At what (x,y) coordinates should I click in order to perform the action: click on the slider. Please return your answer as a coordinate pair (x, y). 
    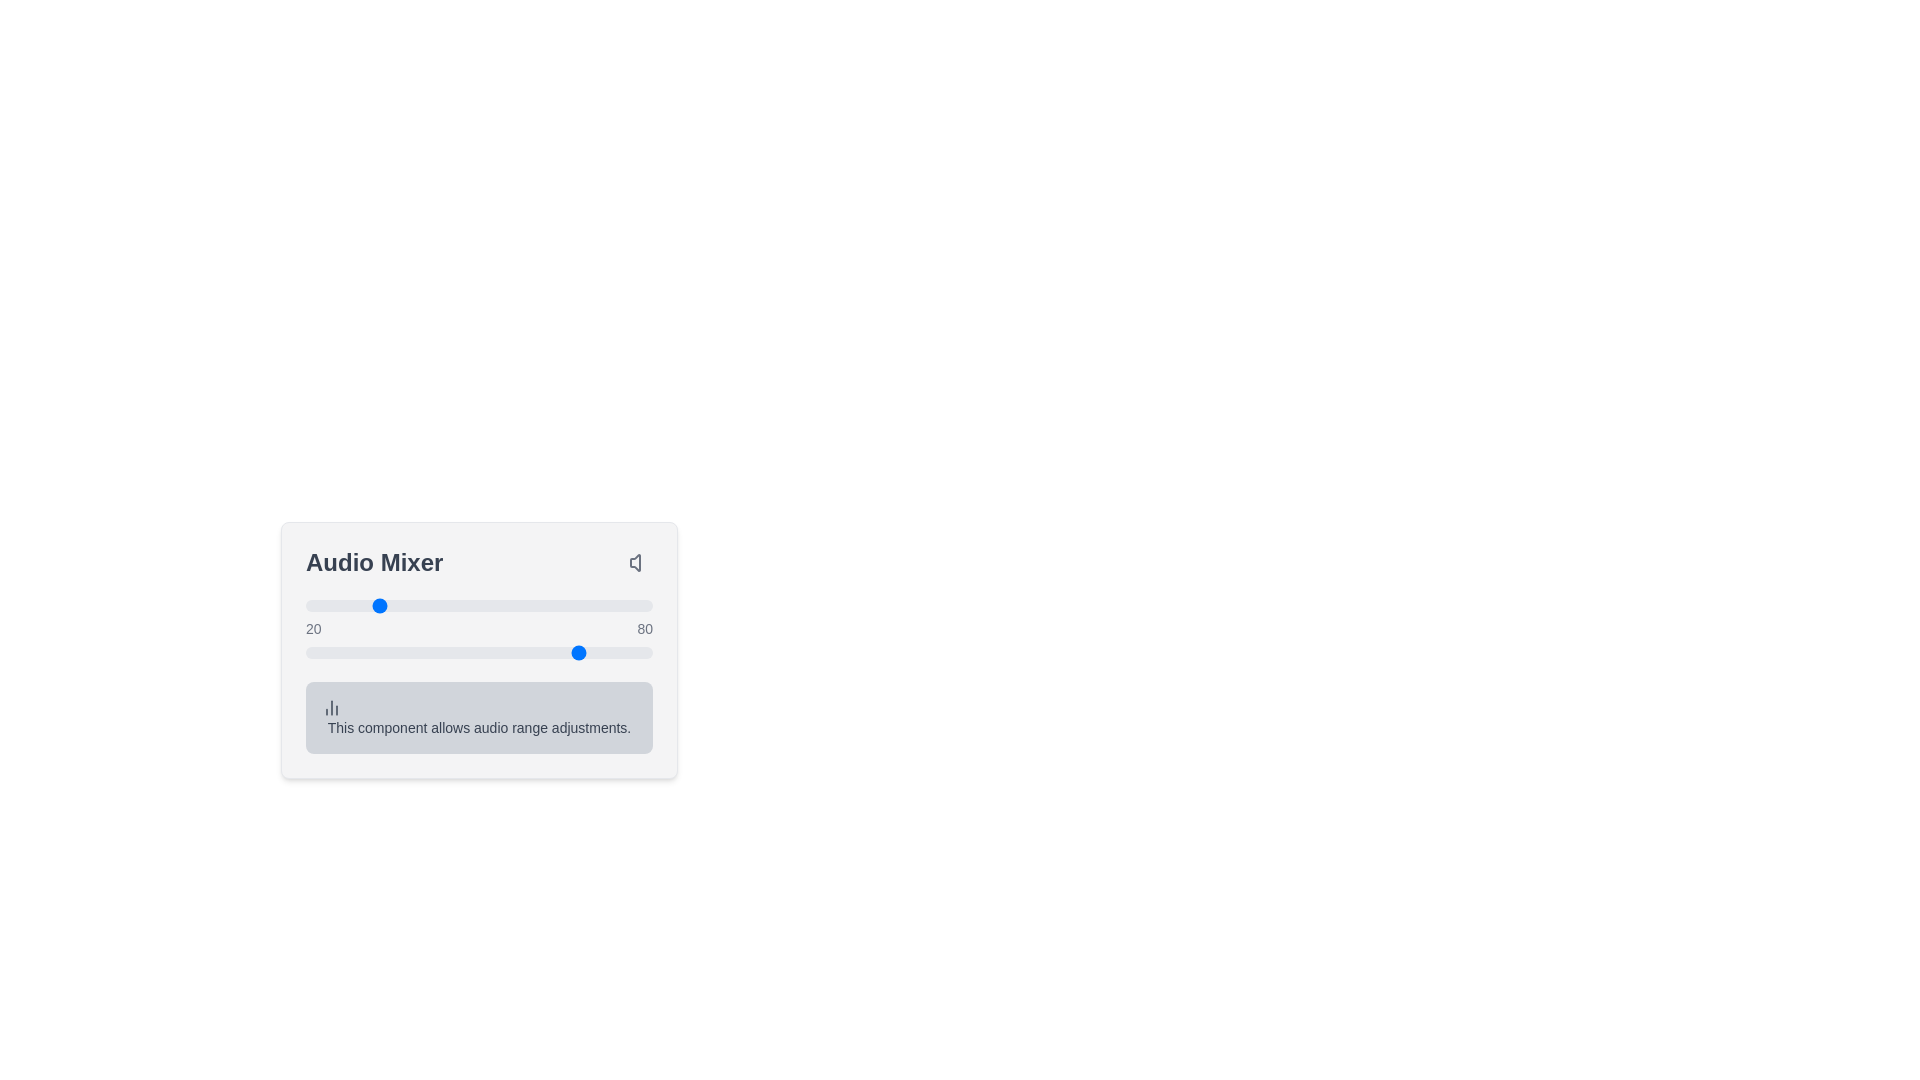
    Looking at the image, I should click on (454, 604).